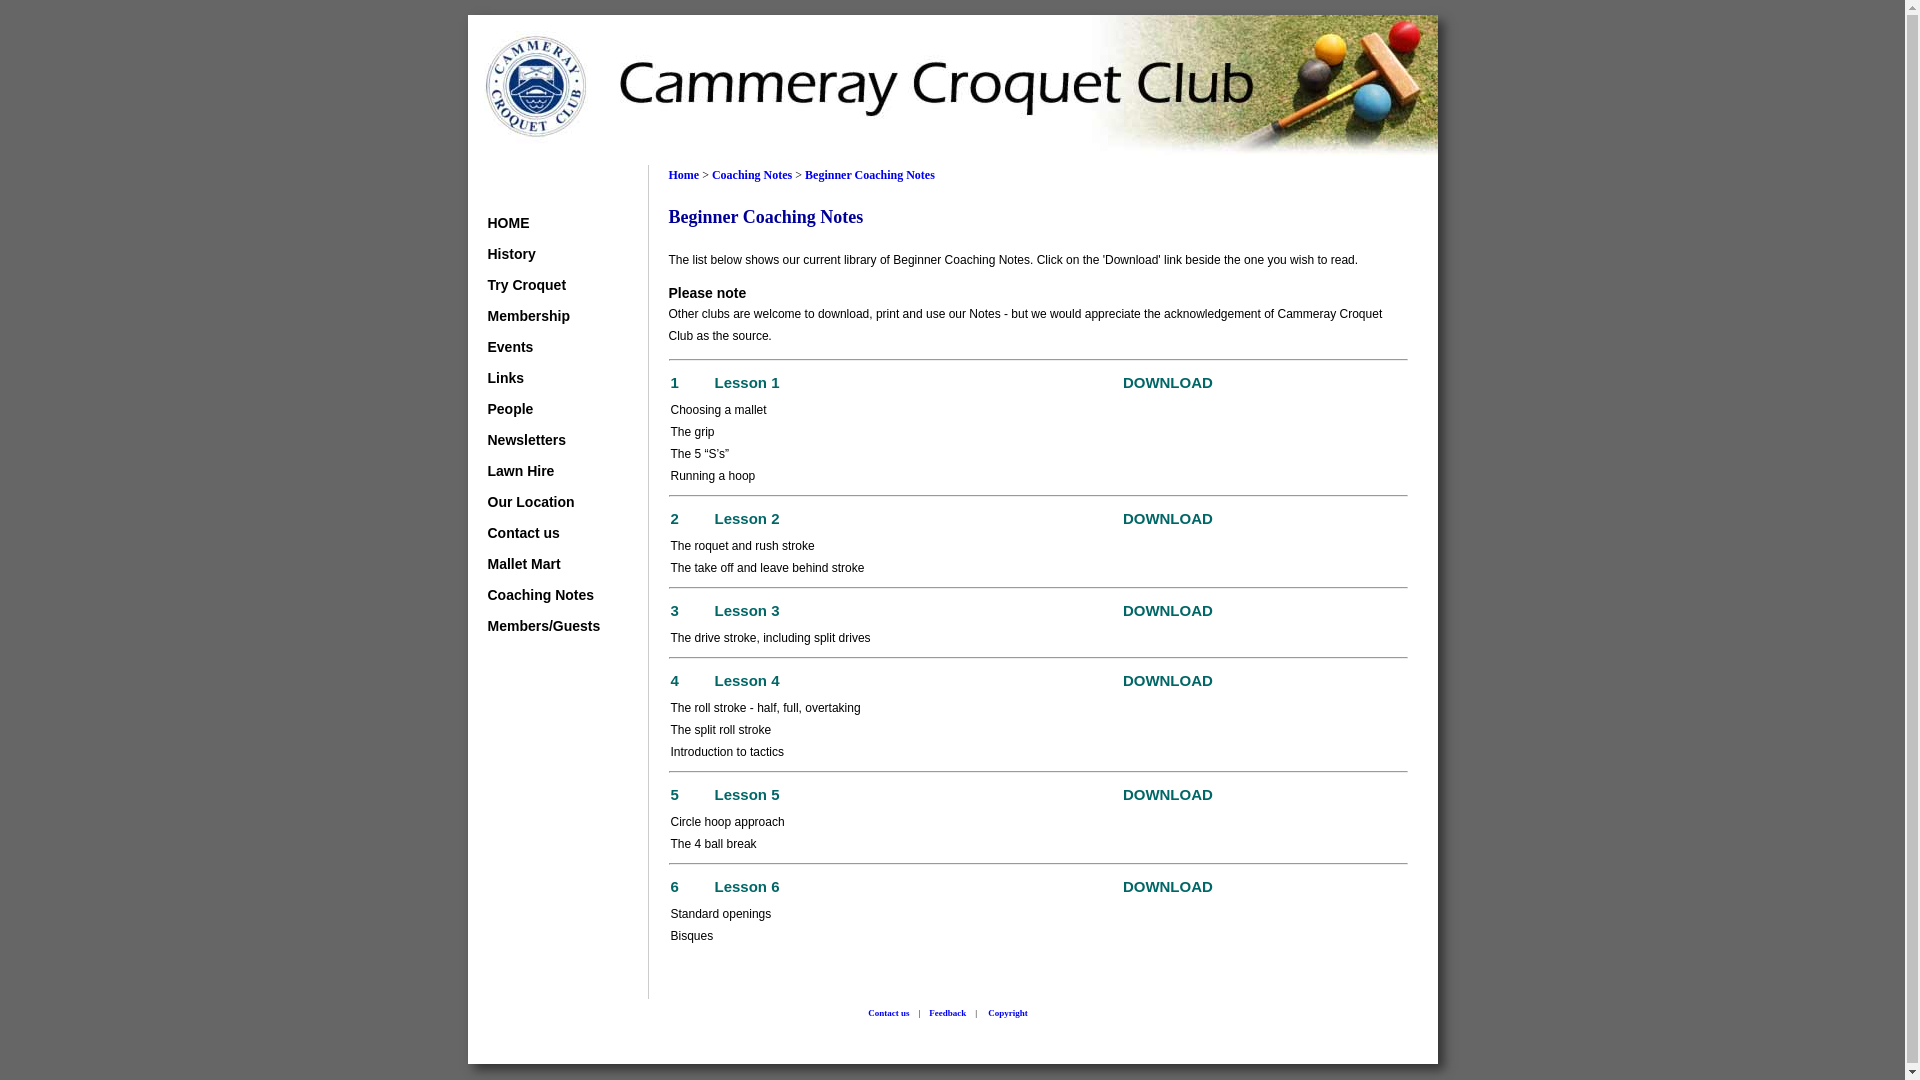  Describe the element at coordinates (1008, 1013) in the screenshot. I see `'Copyright'` at that location.